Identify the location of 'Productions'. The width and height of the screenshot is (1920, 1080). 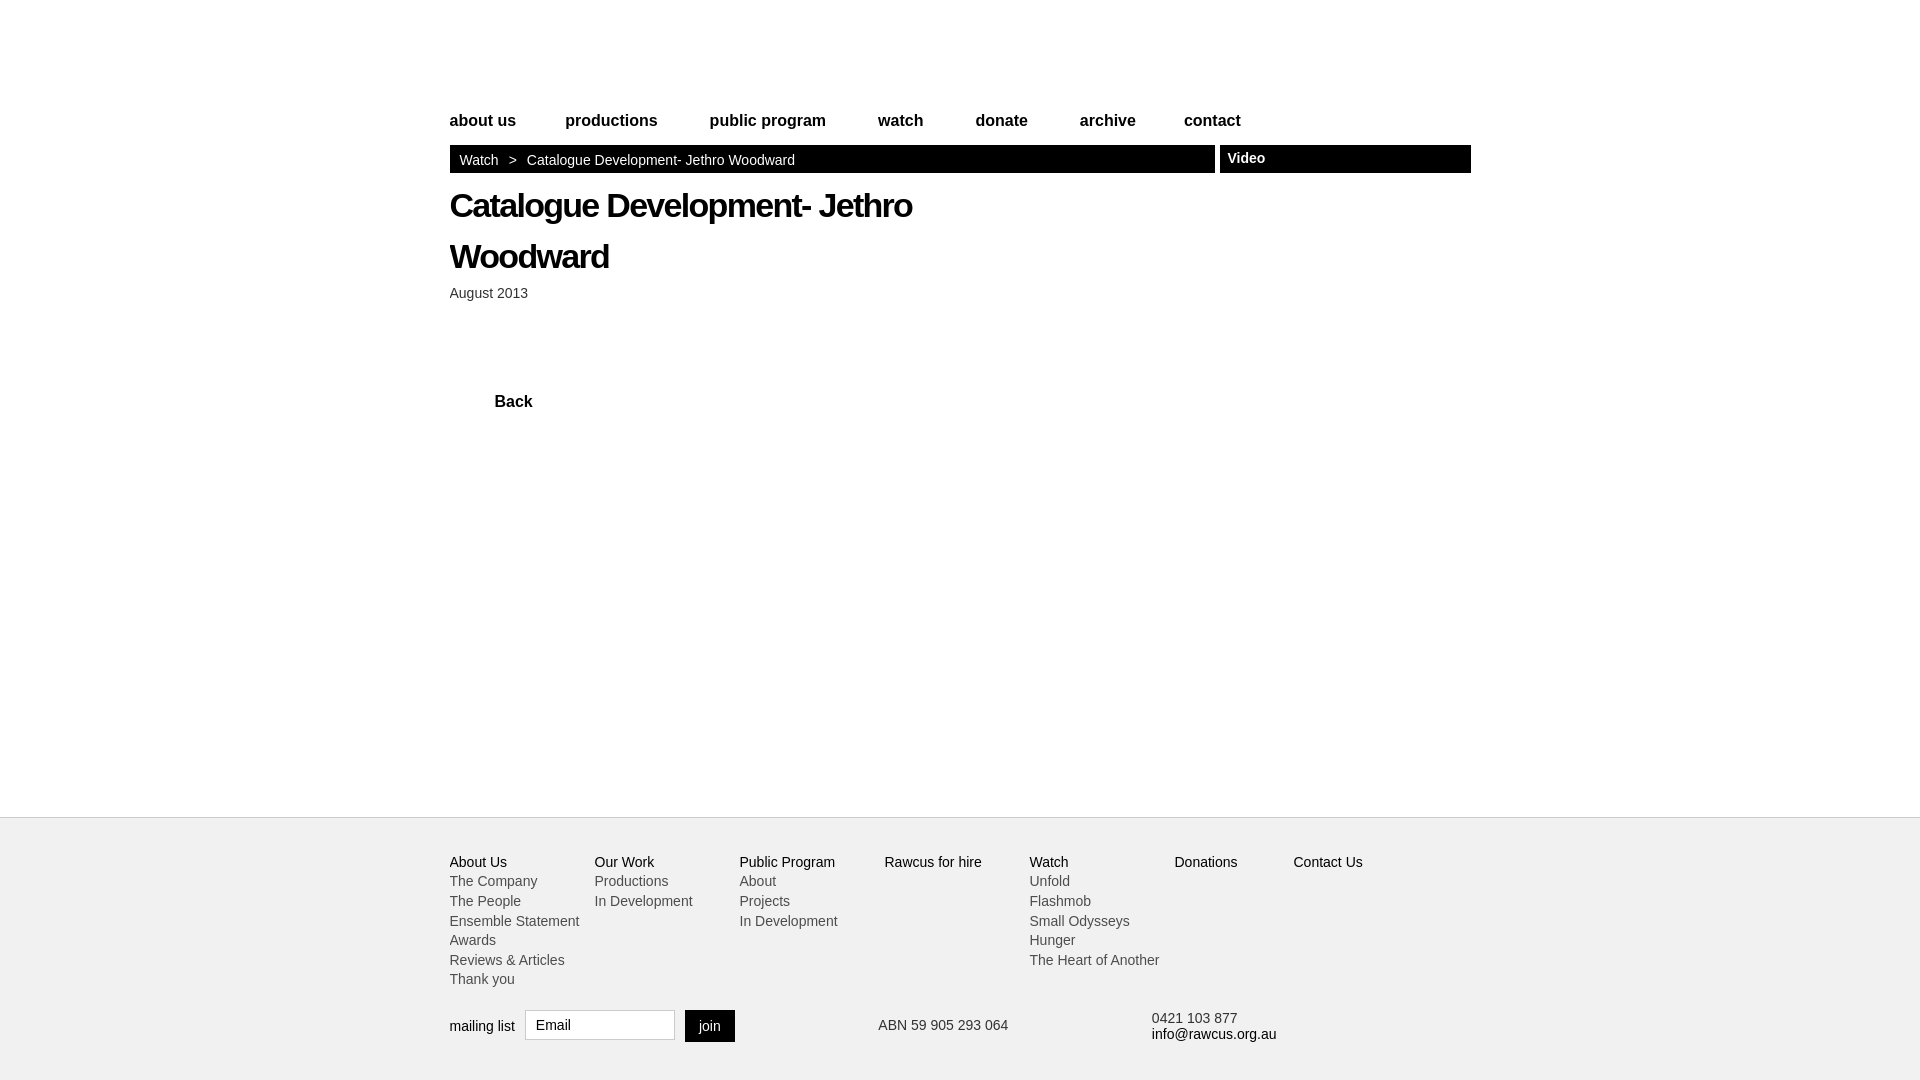
(629, 879).